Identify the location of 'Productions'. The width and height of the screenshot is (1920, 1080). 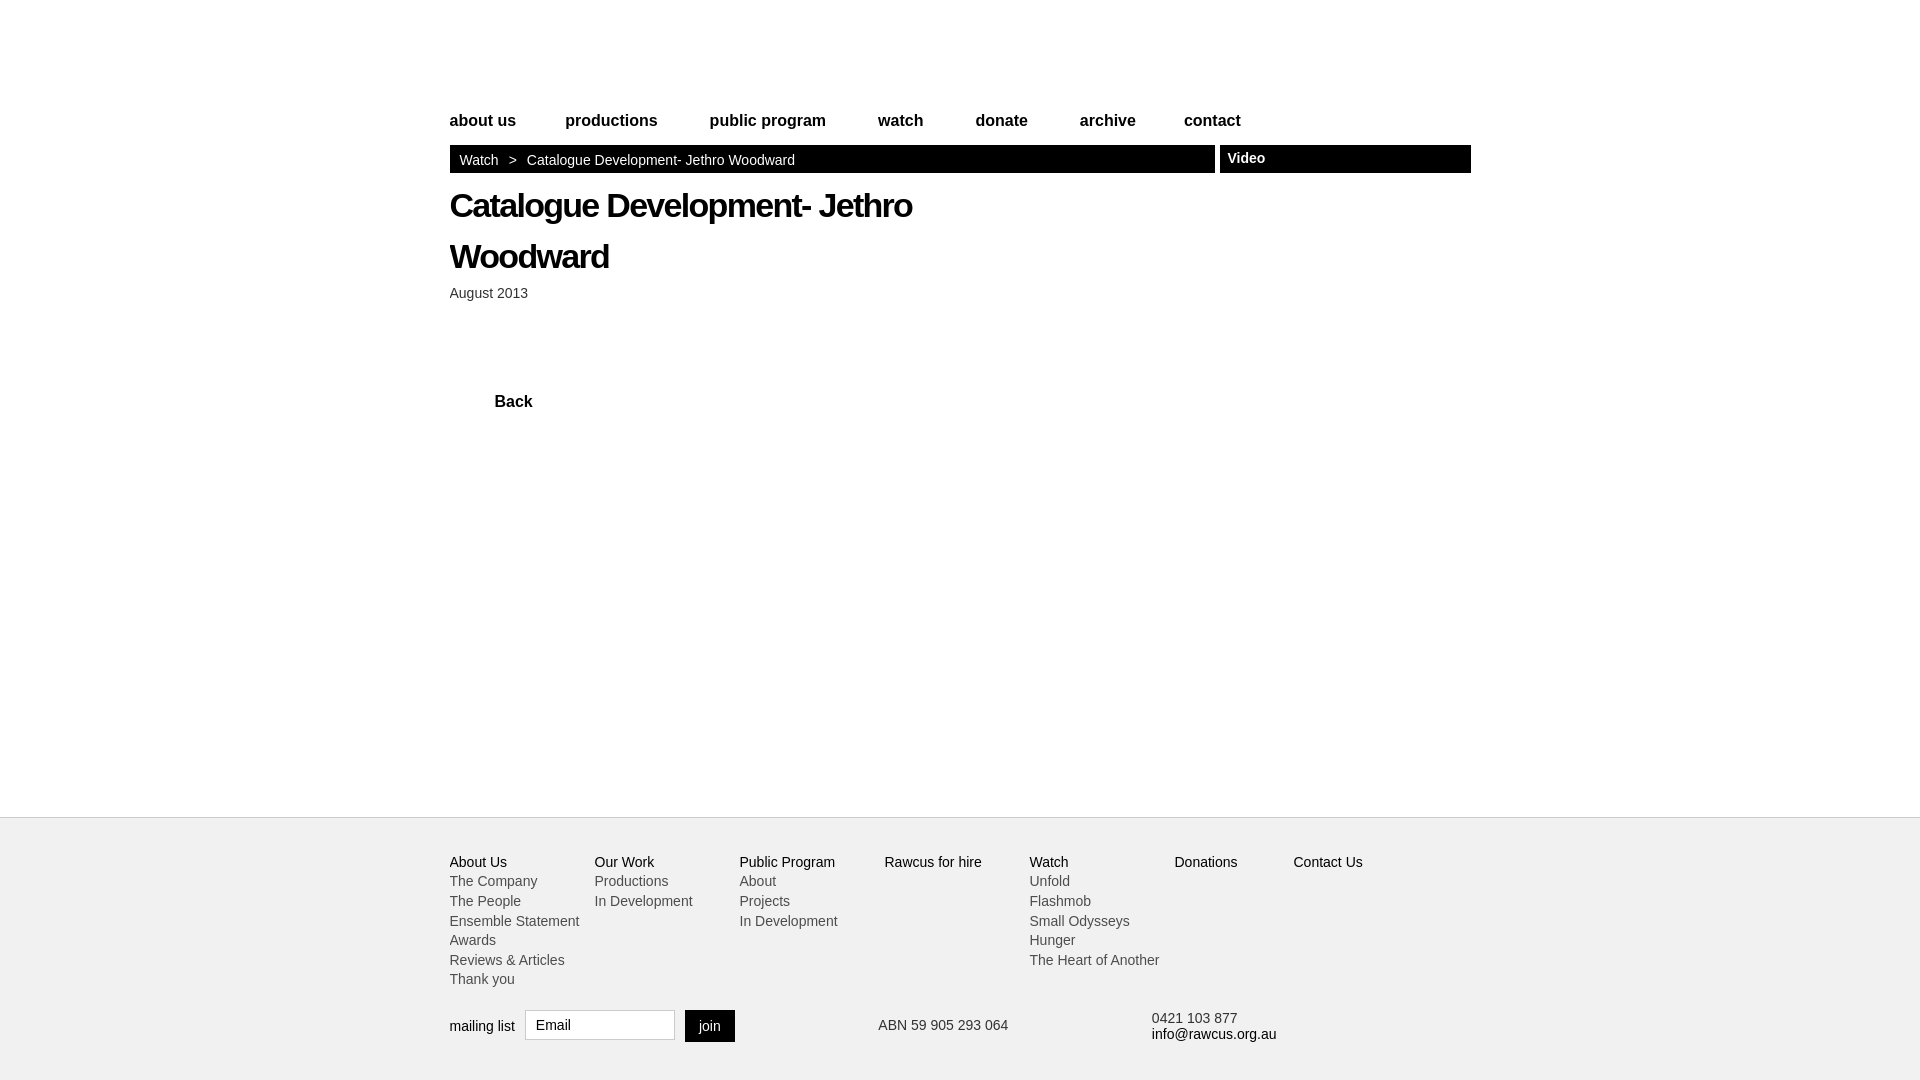
(629, 879).